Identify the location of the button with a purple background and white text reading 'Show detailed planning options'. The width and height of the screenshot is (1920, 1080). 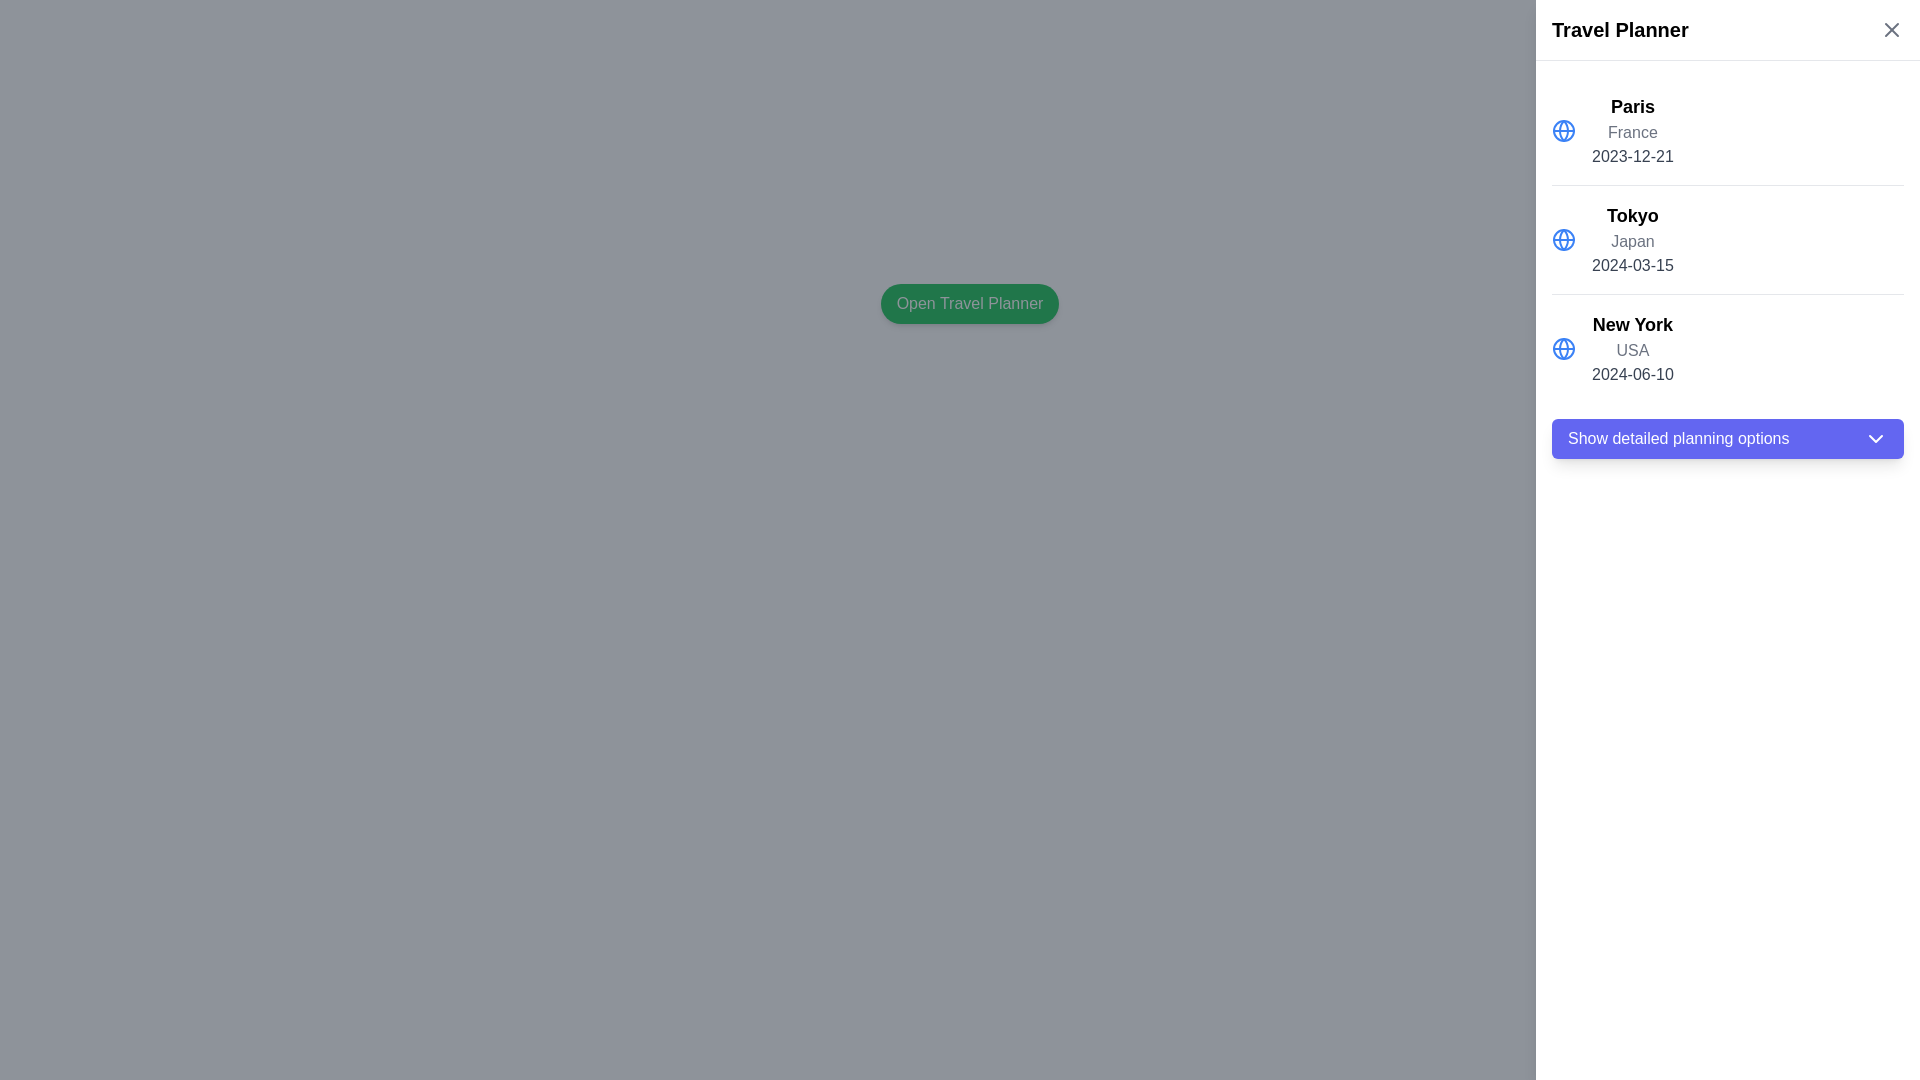
(1727, 438).